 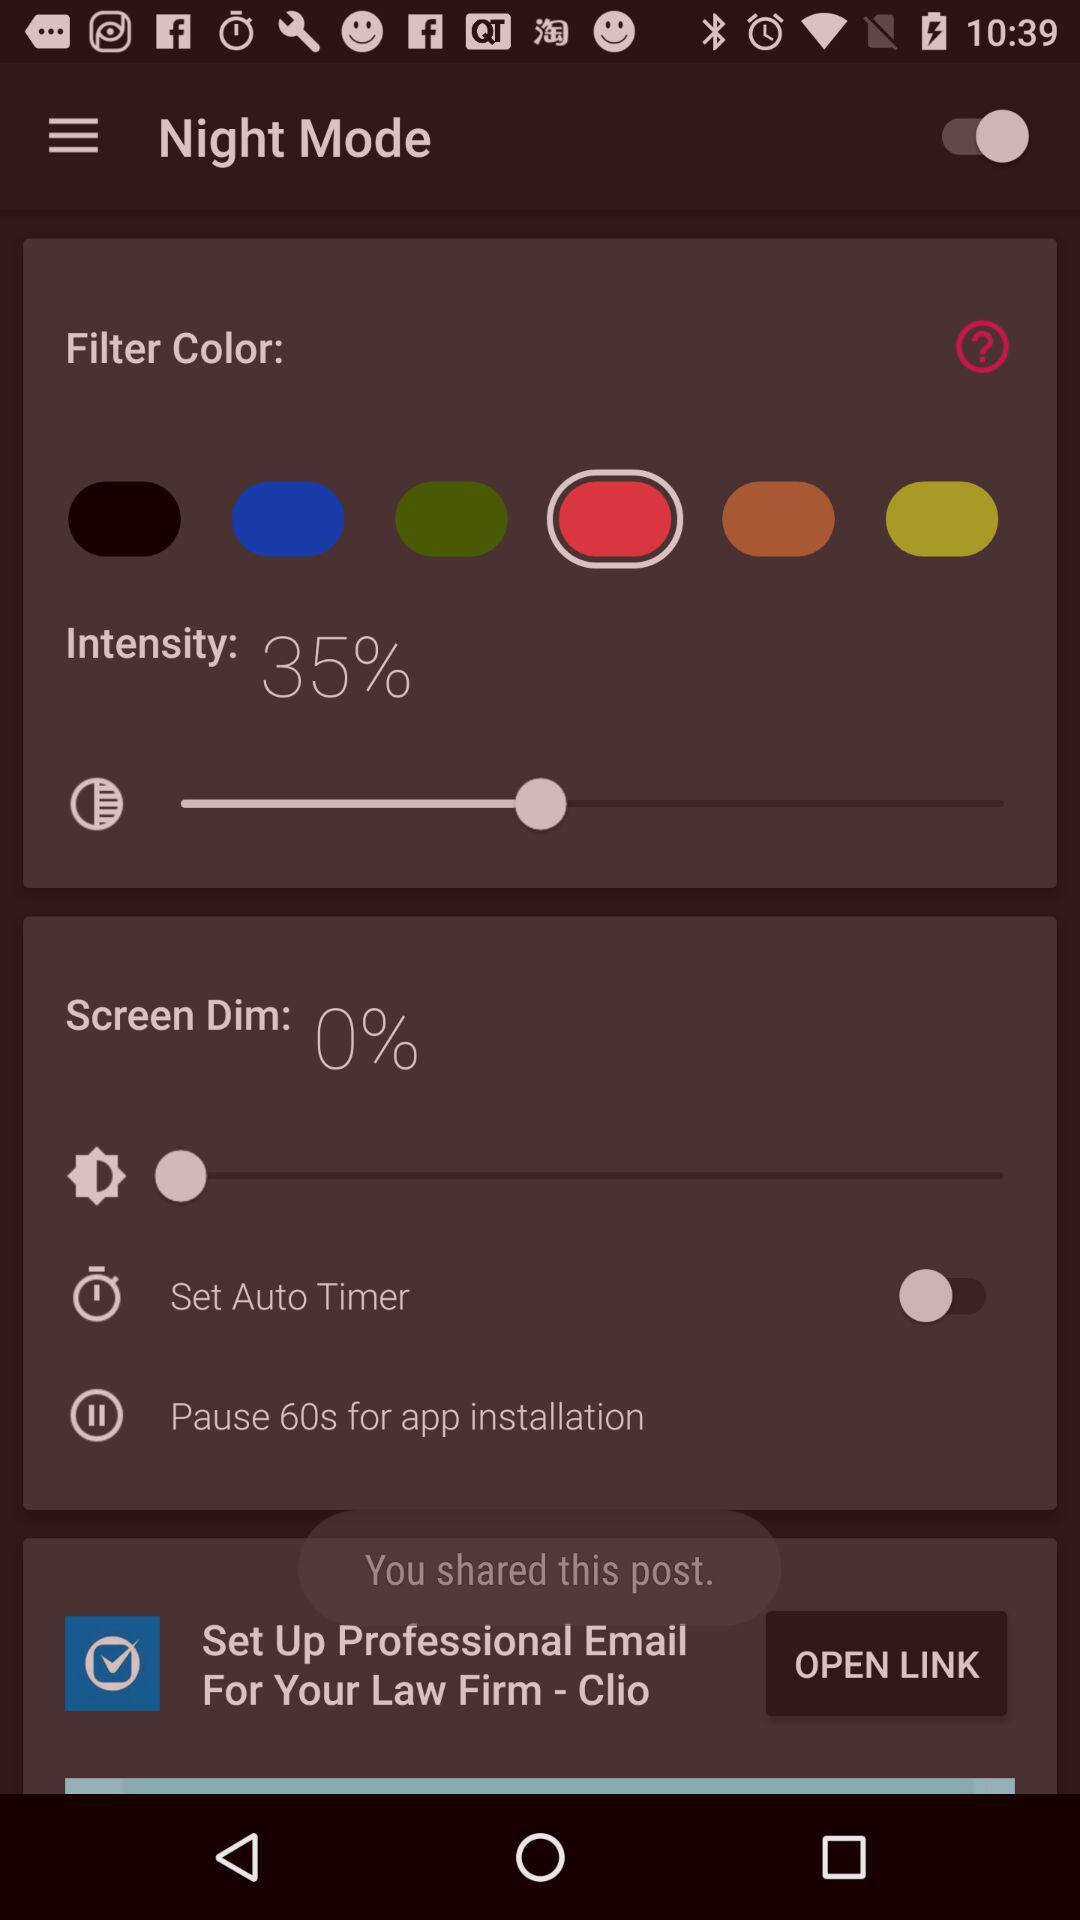 What do you see at coordinates (981, 346) in the screenshot?
I see `question symbol` at bounding box center [981, 346].